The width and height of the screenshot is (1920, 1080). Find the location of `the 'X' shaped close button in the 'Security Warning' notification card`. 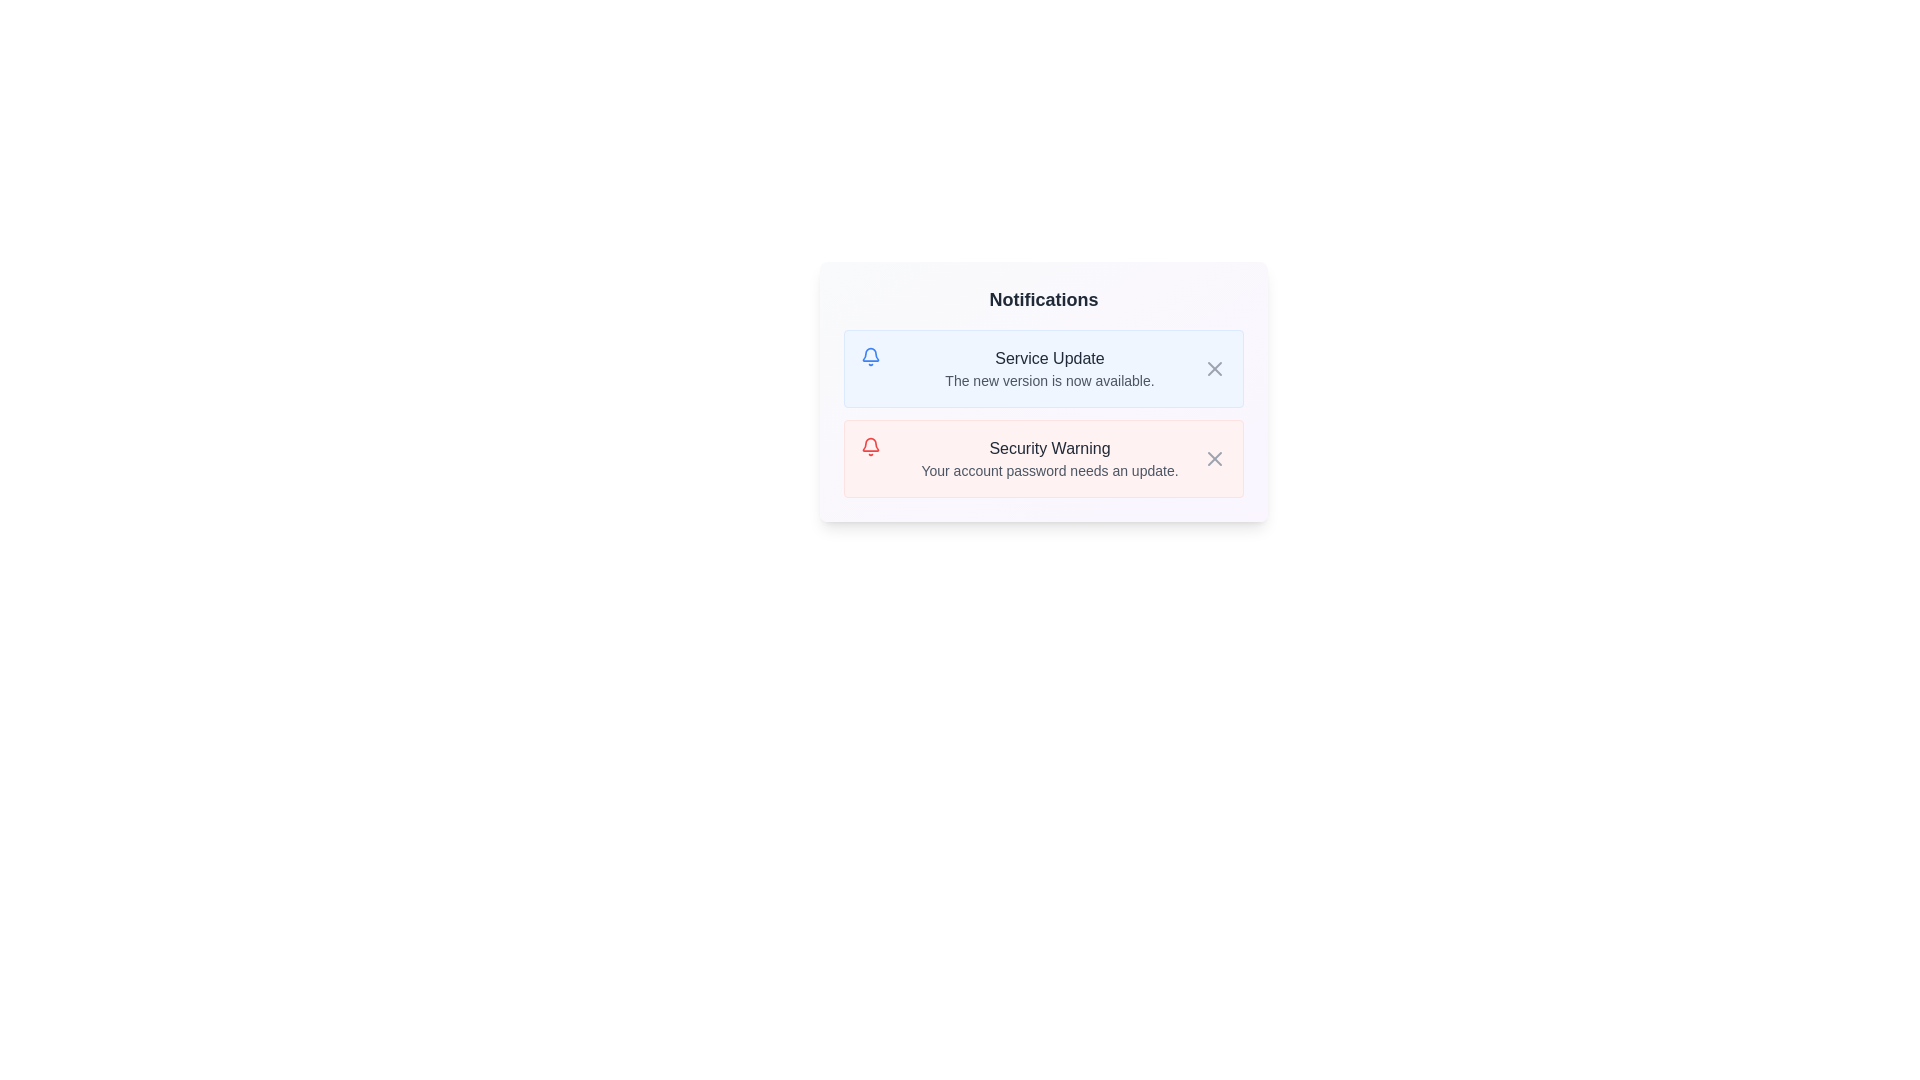

the 'X' shaped close button in the 'Security Warning' notification card is located at coordinates (1213, 459).